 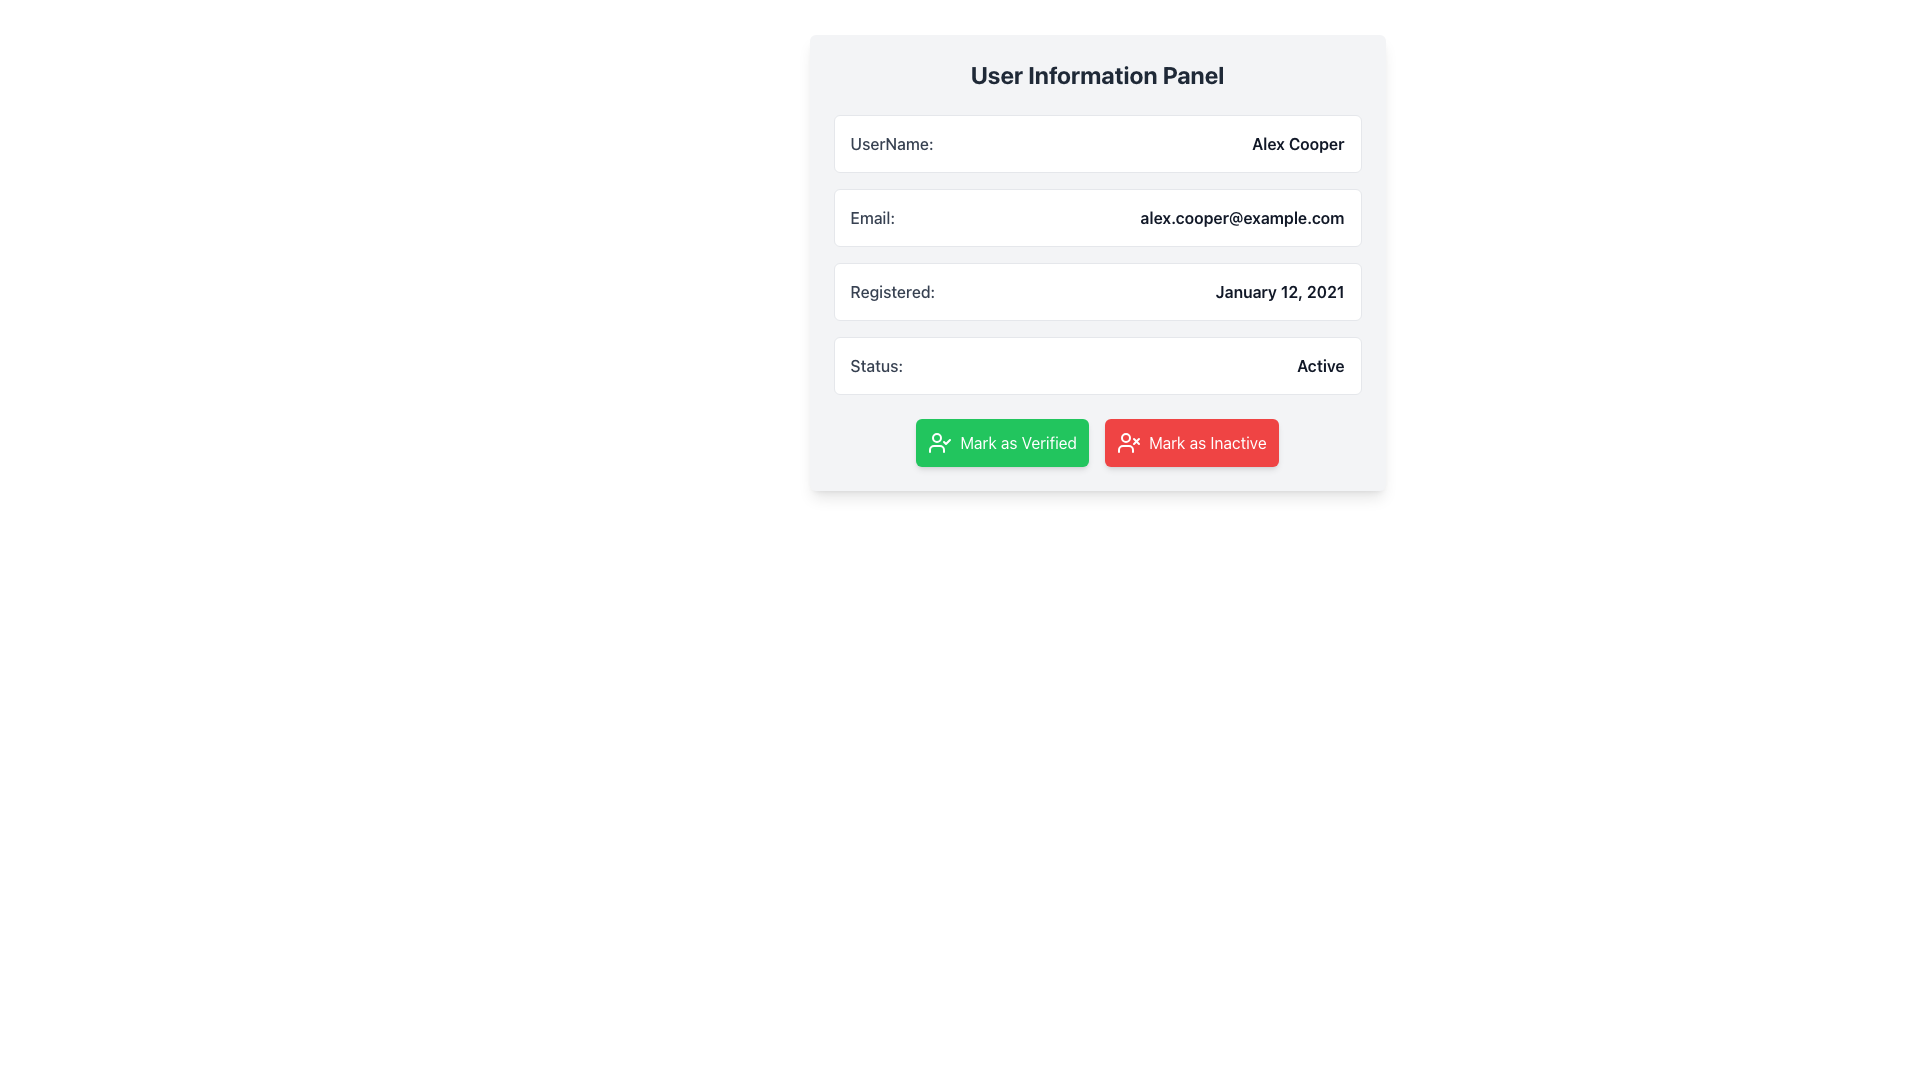 I want to click on the text label displaying 'January 12, 2021' in the user profile panel, which is styled in bold, dark gray font and positioned next to the 'Registered:' label, so click(x=1280, y=292).